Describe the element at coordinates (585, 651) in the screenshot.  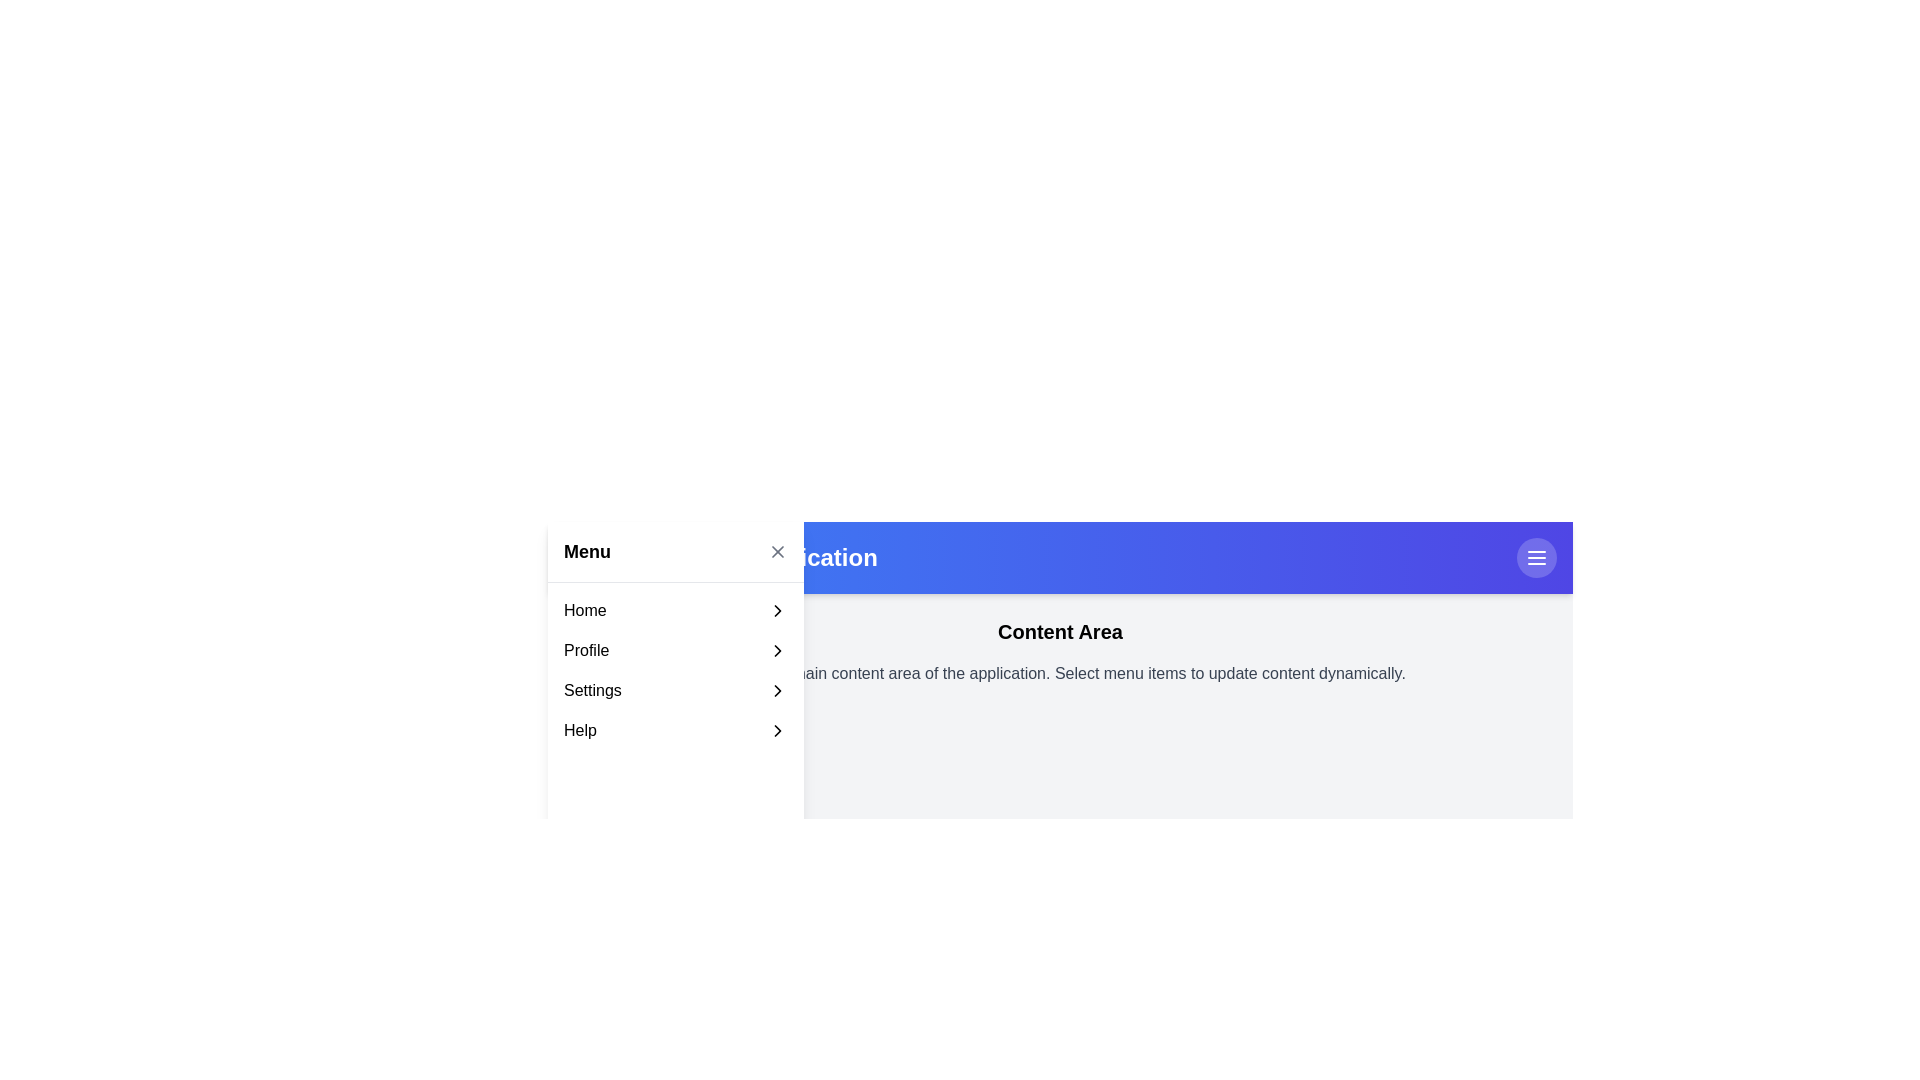
I see `the 'Profile' navigation link in the vertical menu` at that location.